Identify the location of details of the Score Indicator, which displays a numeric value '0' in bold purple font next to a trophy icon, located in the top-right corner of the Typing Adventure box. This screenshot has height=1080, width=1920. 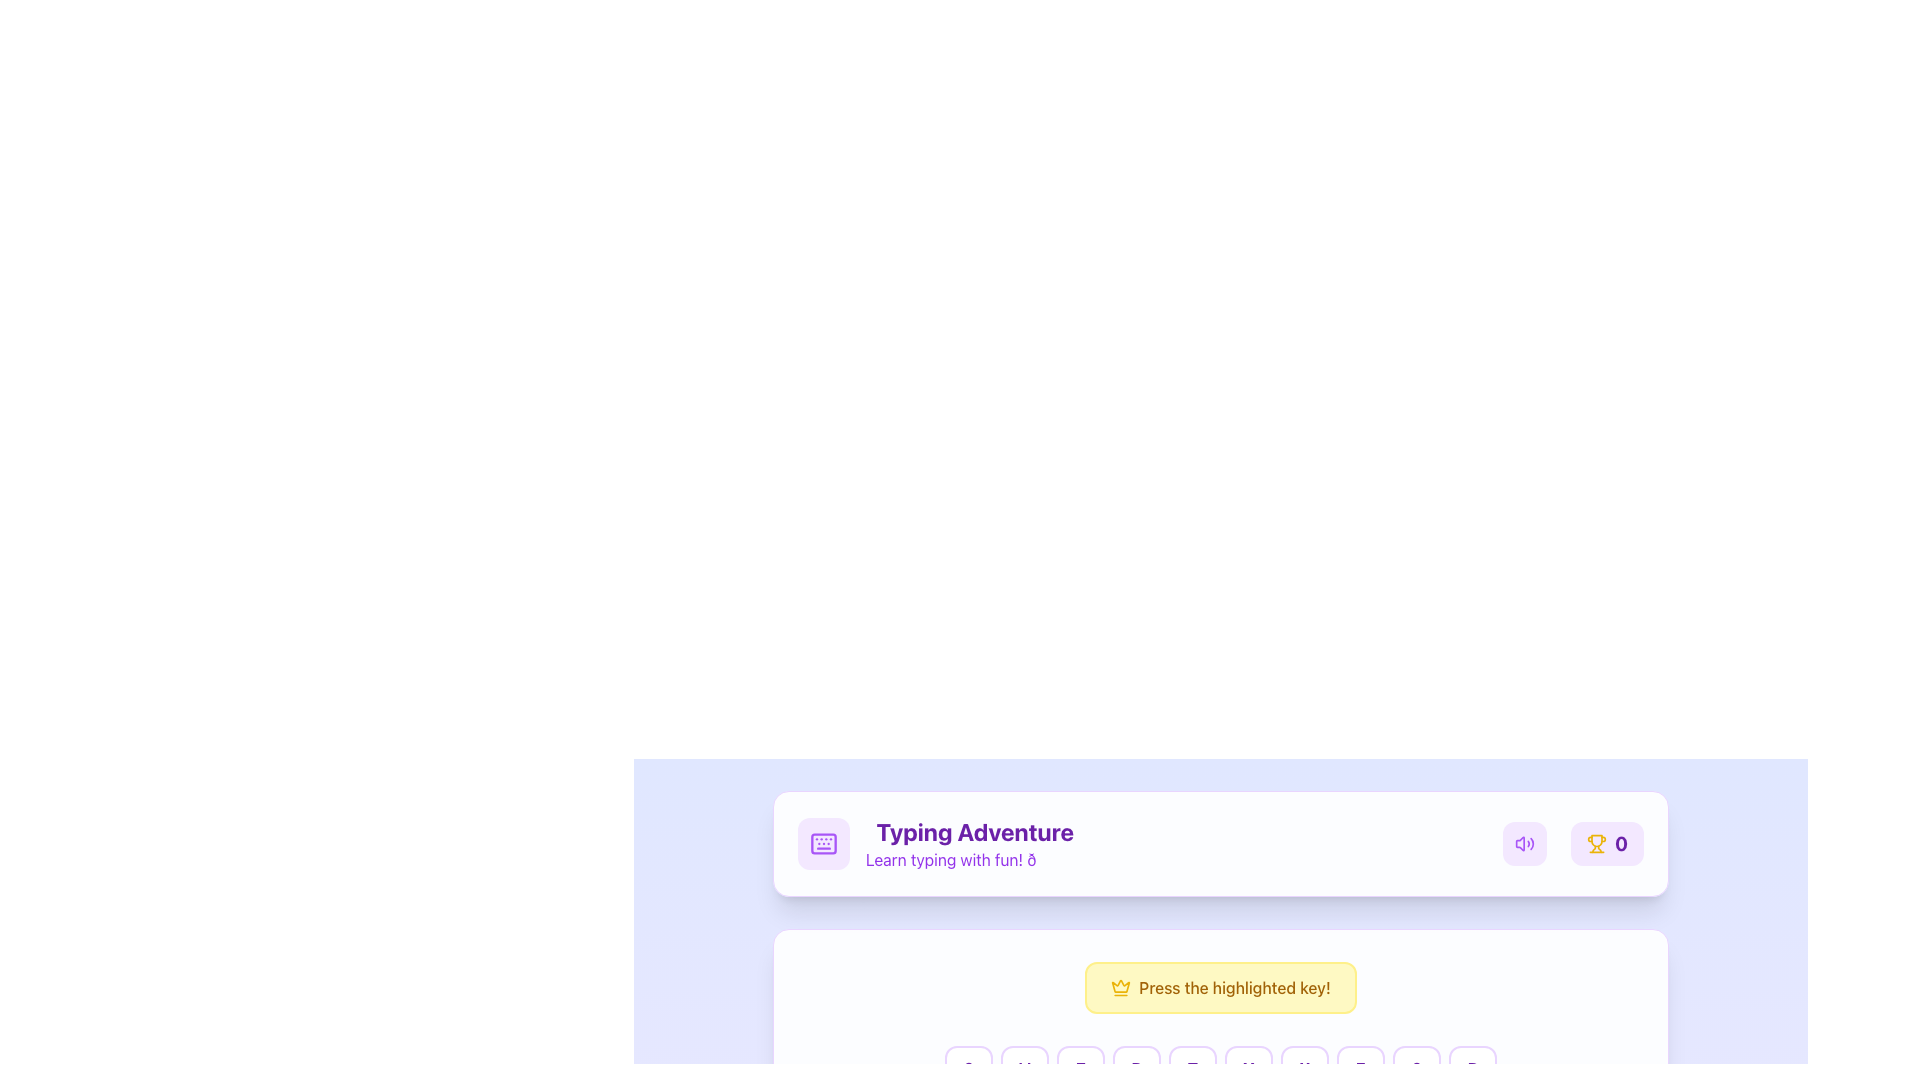
(1572, 844).